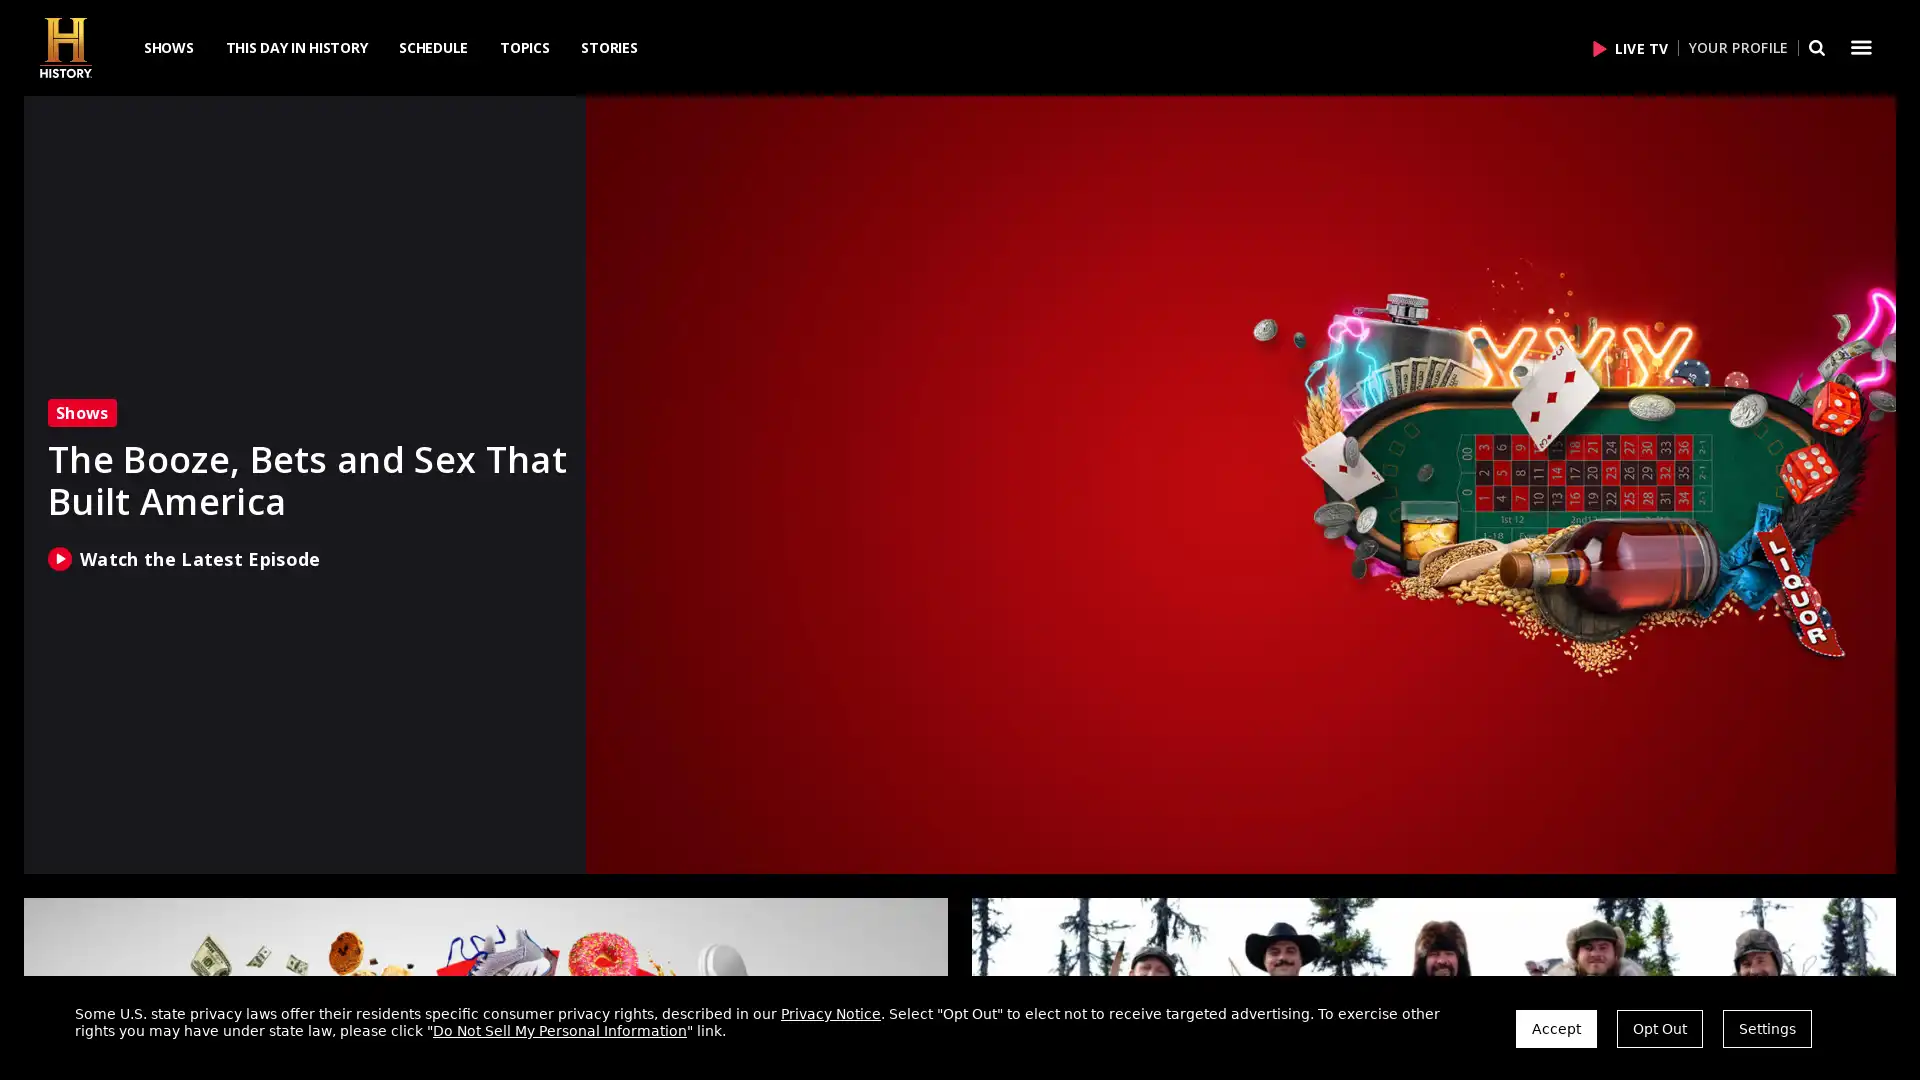 The width and height of the screenshot is (1920, 1080). What do you see at coordinates (608, 46) in the screenshot?
I see `STORIES` at bounding box center [608, 46].